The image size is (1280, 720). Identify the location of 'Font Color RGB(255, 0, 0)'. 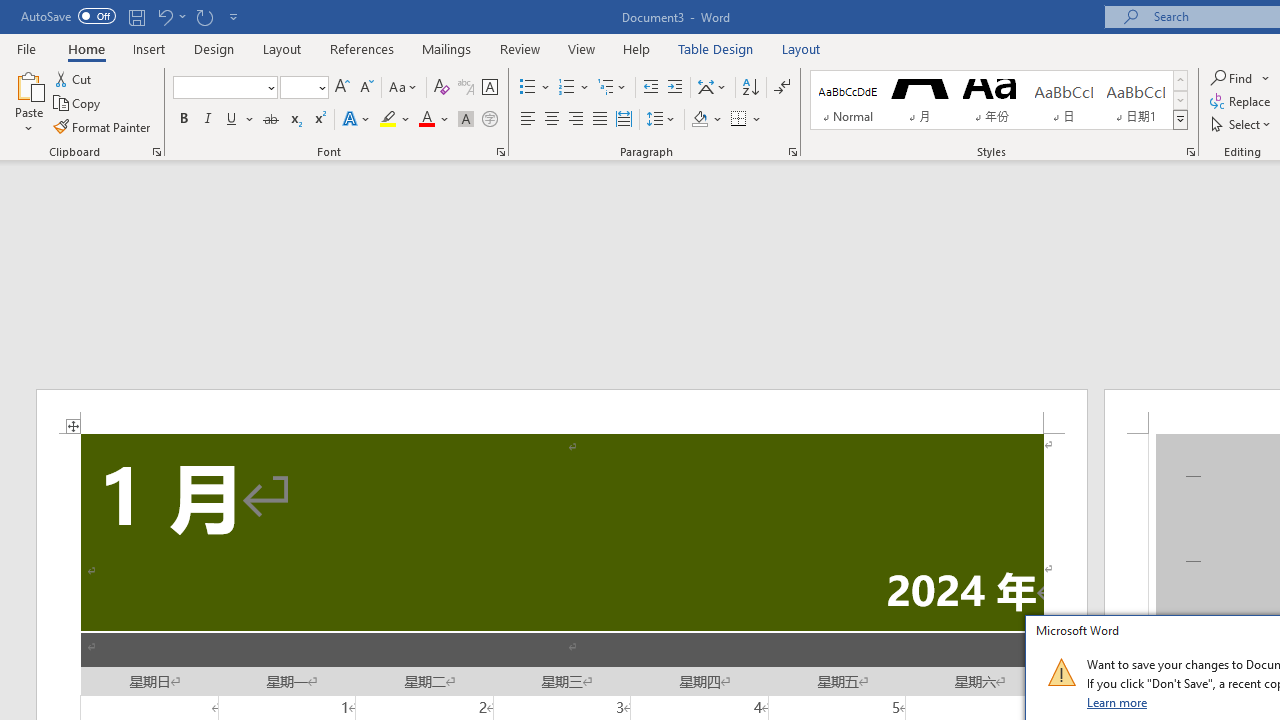
(425, 119).